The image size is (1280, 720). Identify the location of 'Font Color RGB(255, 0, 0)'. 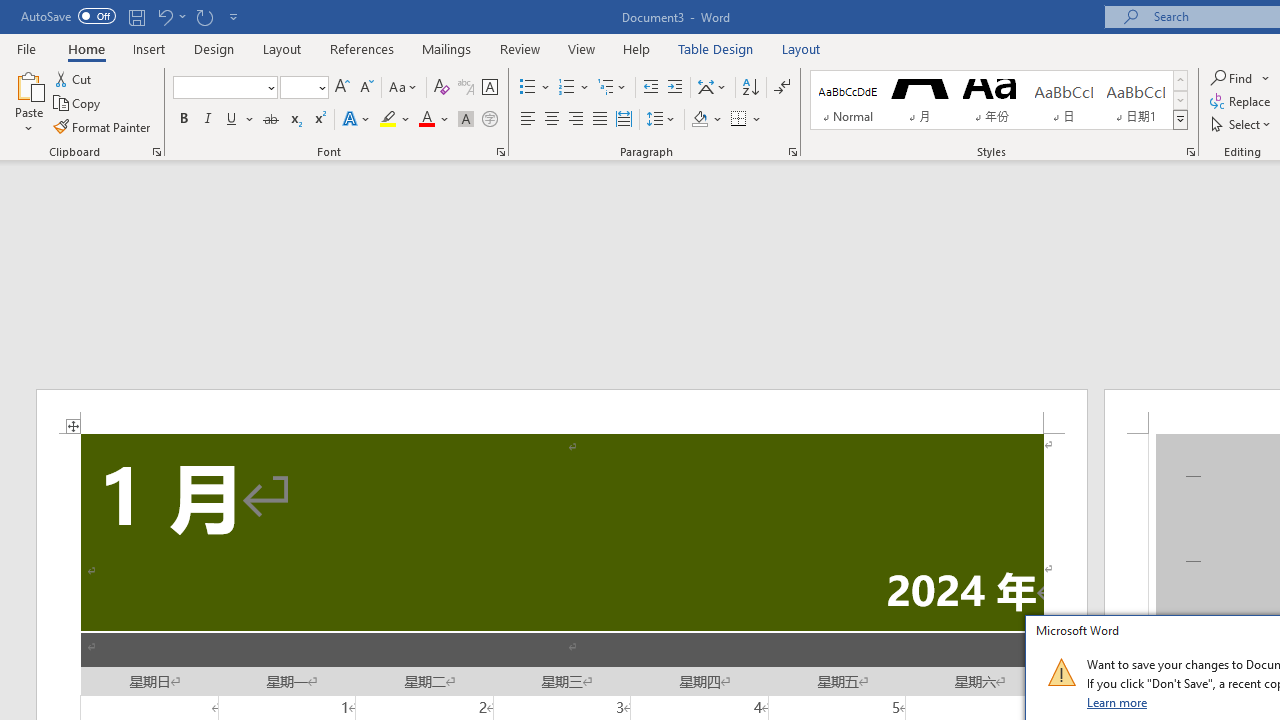
(425, 119).